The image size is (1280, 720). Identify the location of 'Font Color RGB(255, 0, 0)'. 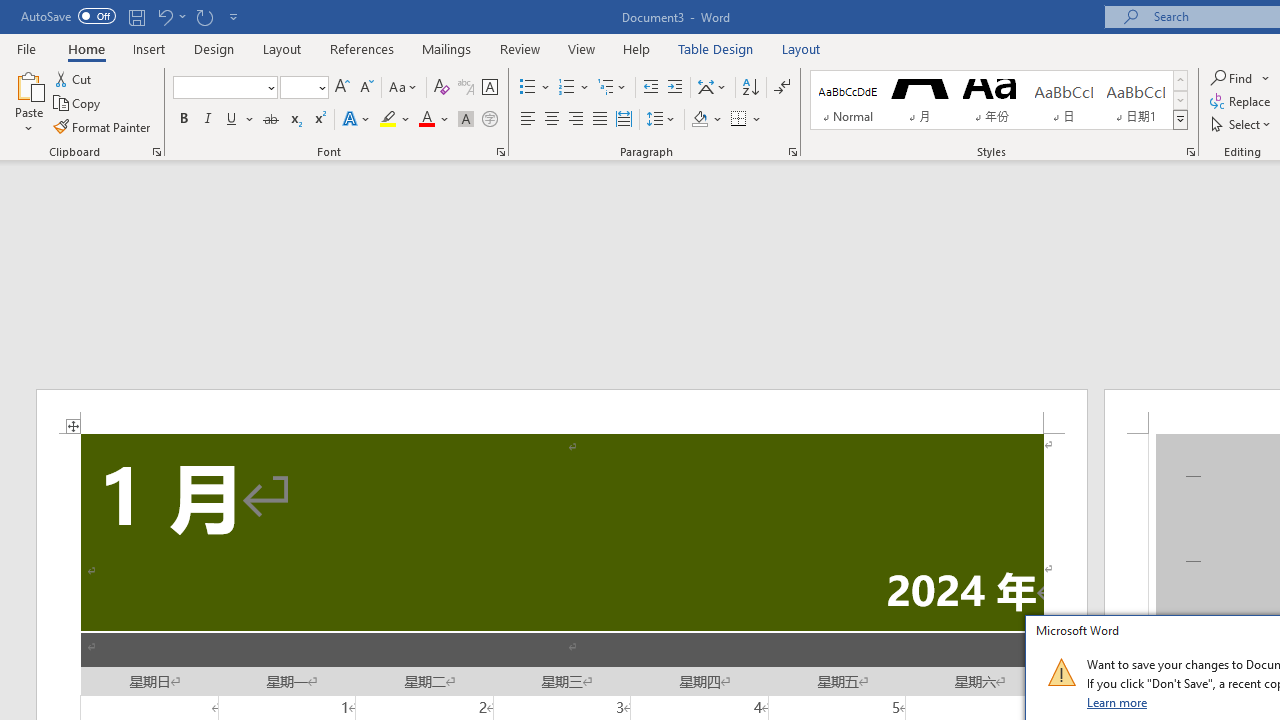
(425, 119).